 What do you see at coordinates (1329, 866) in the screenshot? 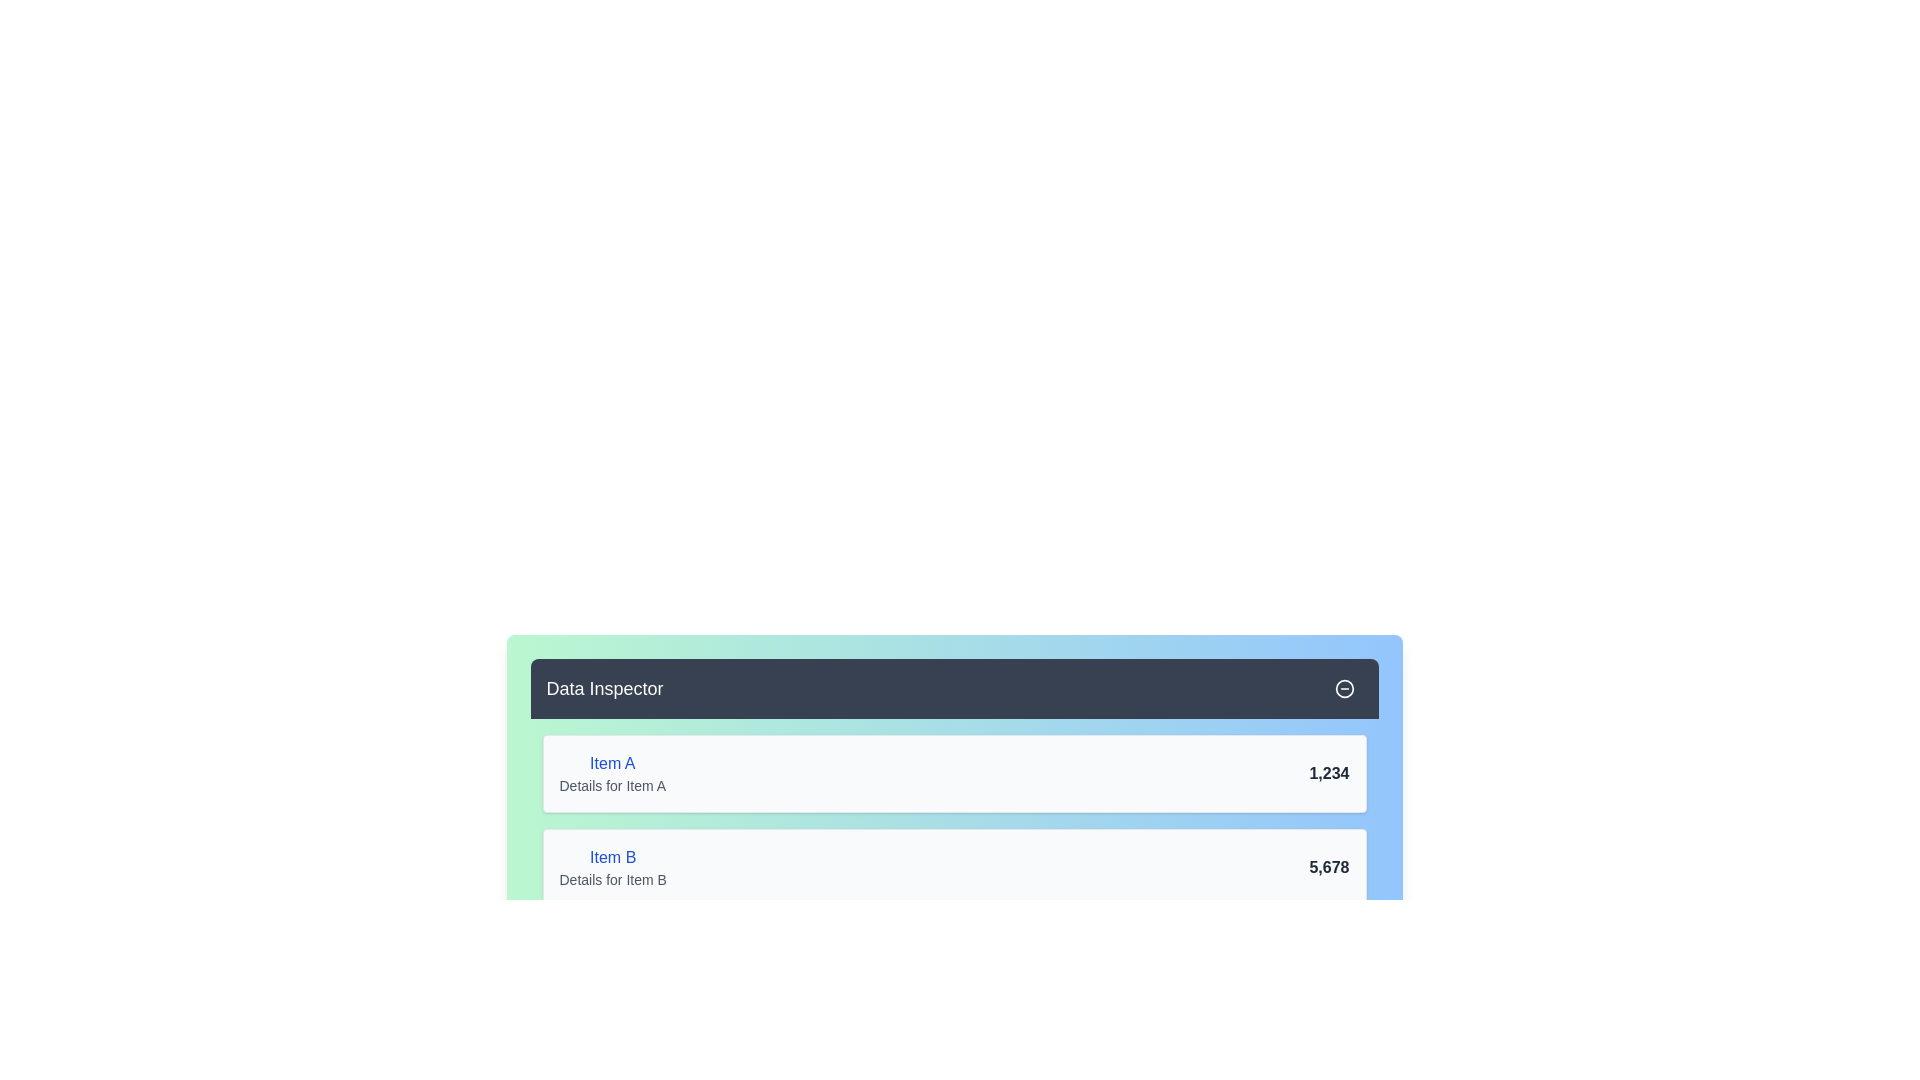
I see `the bold numerical text label displaying '5,678', which is located to the far right of the 'Details for Item B' text within the 'Item B' panel` at bounding box center [1329, 866].